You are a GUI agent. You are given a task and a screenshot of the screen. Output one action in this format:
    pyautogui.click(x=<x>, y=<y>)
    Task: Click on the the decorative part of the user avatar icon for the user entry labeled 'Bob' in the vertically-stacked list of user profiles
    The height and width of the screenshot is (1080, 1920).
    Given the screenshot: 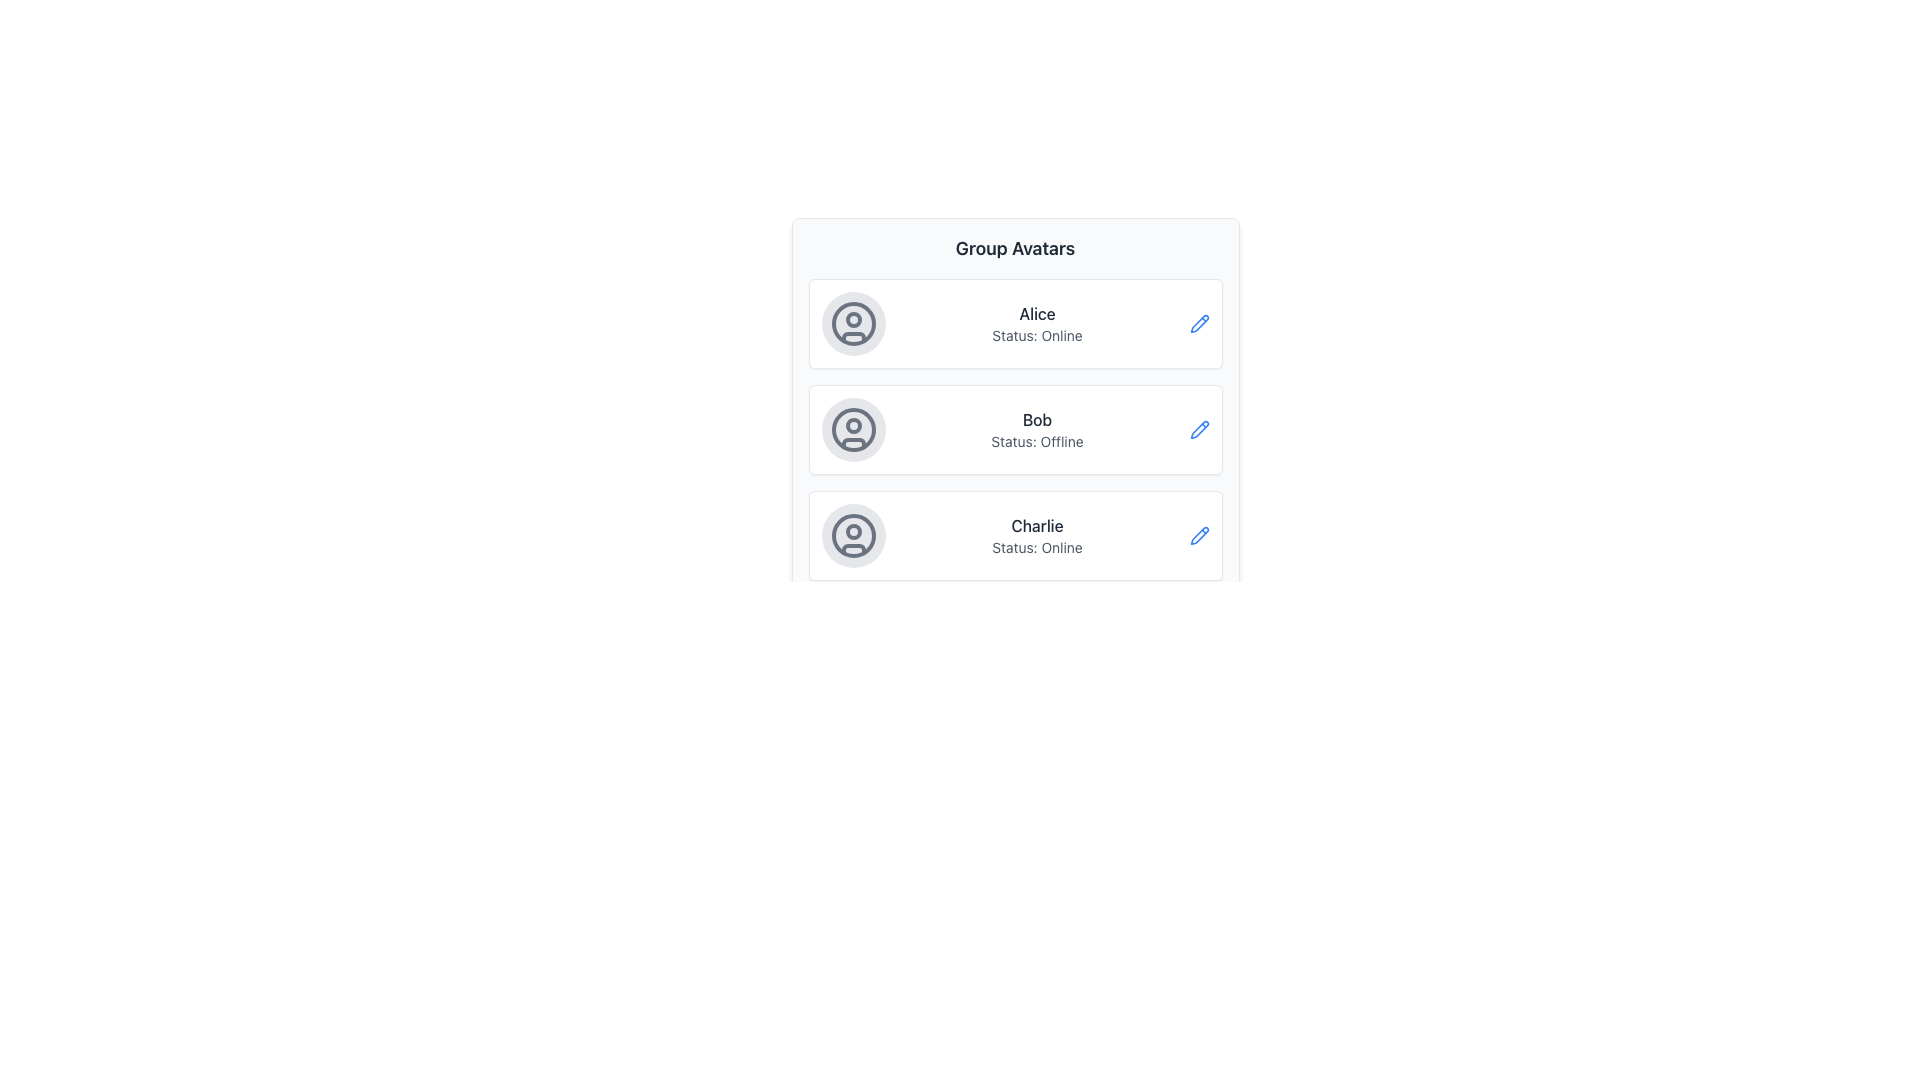 What is the action you would take?
    pyautogui.click(x=853, y=442)
    